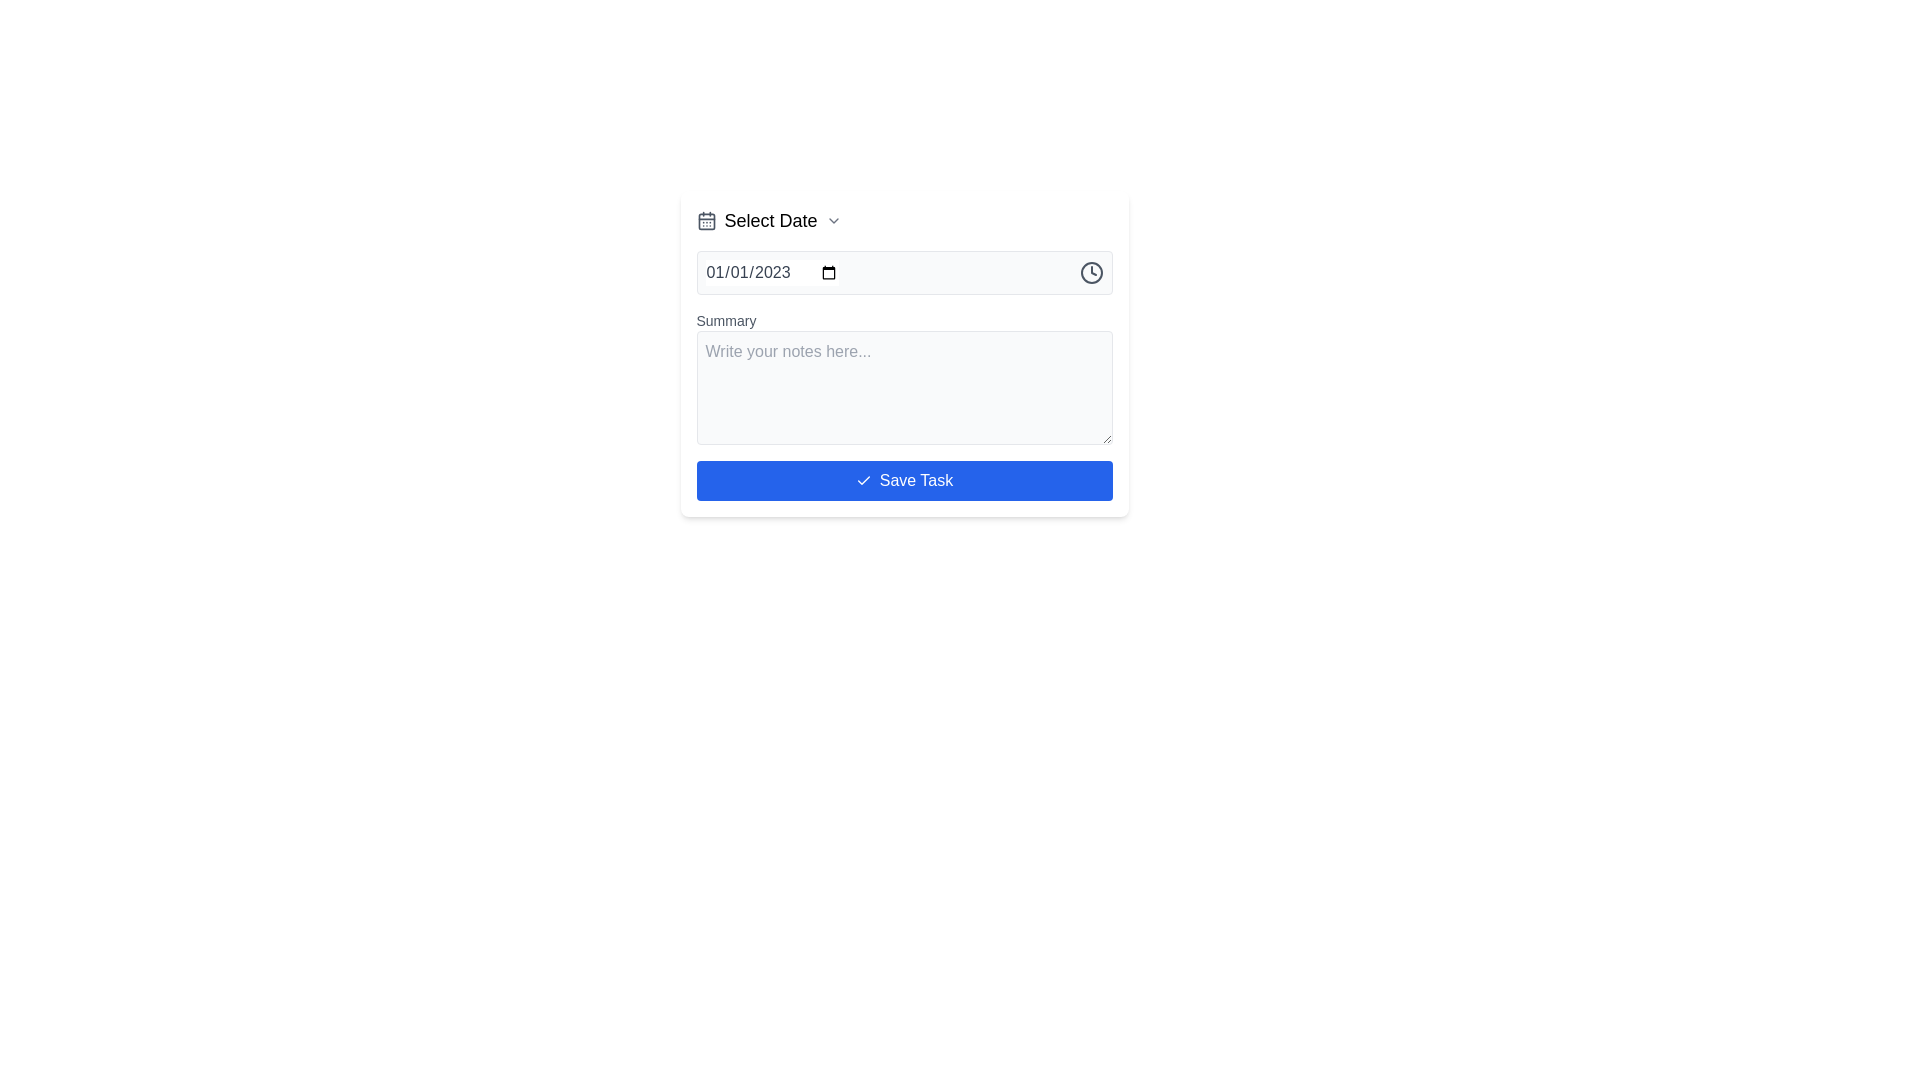  I want to click on the calendar icon with a gray outline positioned at the beginning of the 'Select Date' input field, so click(706, 220).